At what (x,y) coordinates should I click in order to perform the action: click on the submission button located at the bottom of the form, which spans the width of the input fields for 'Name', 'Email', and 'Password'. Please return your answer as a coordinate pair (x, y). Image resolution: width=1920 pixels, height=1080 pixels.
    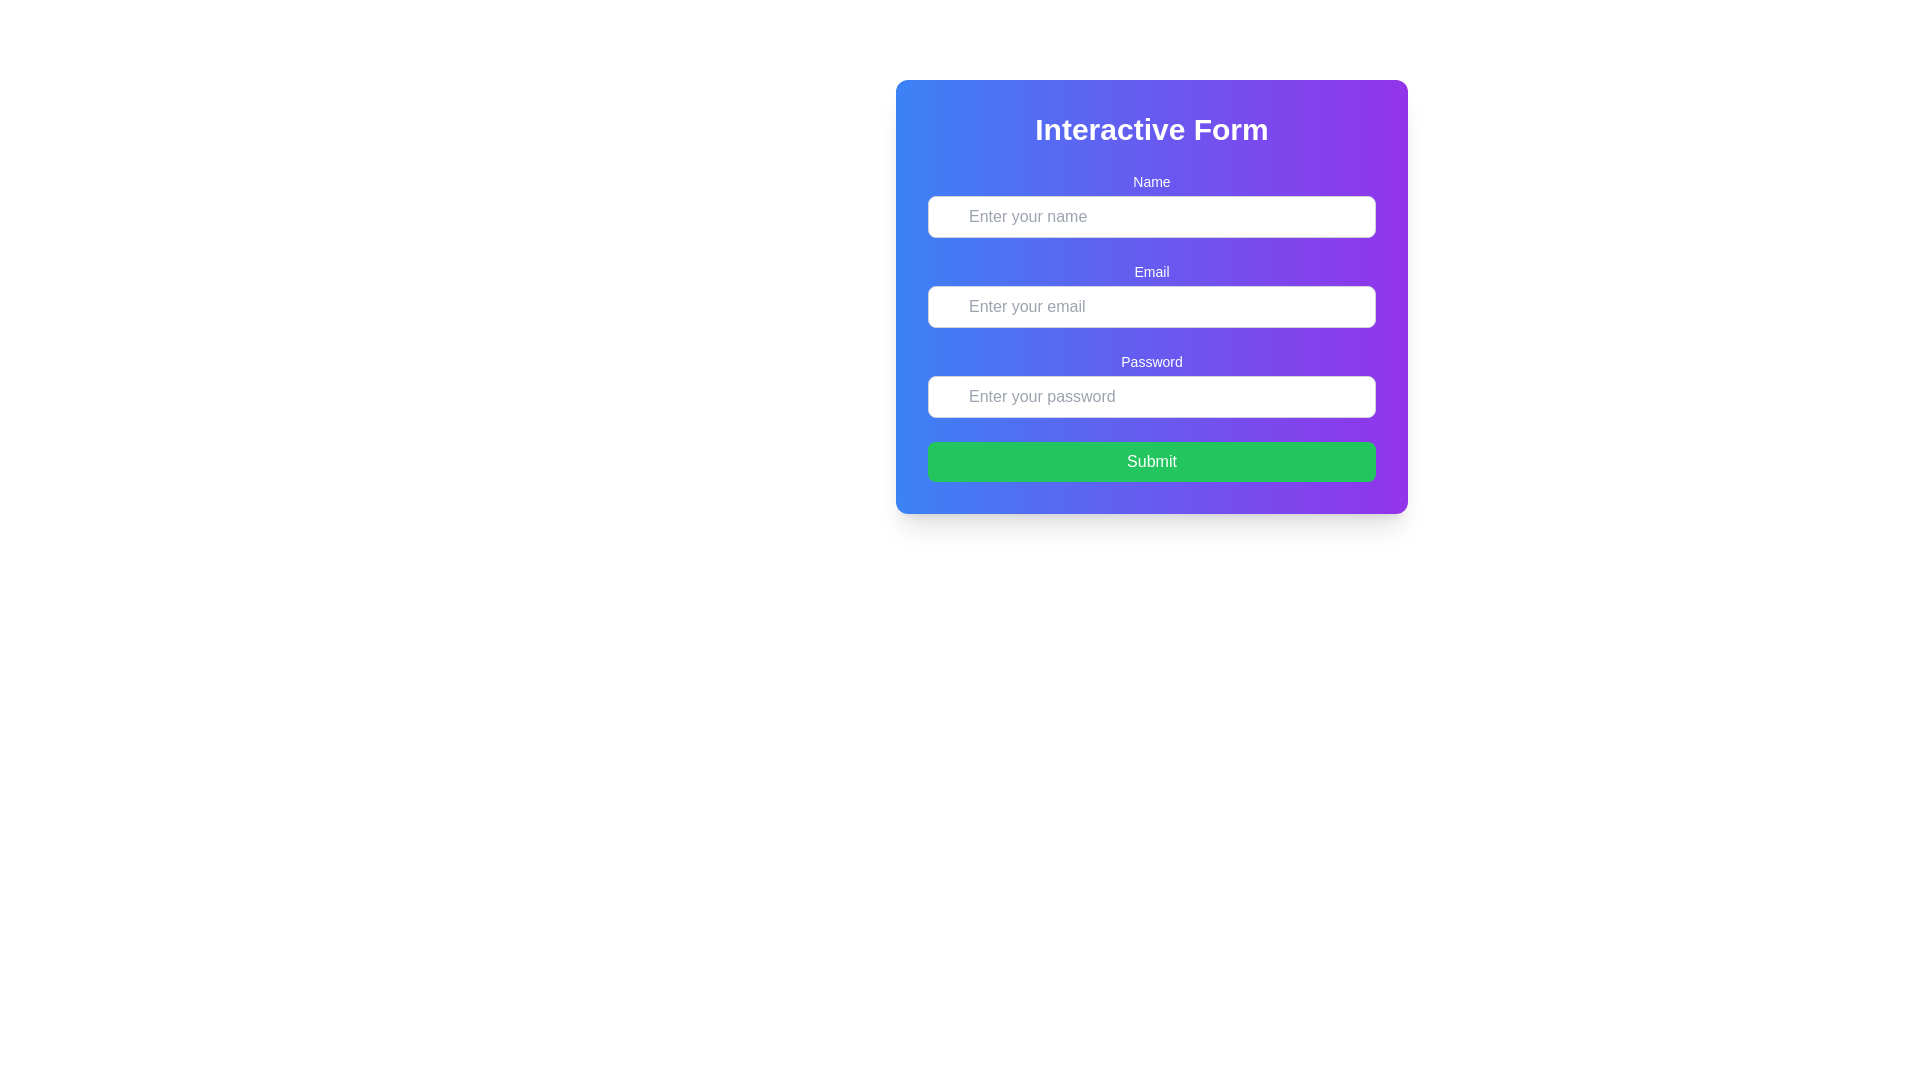
    Looking at the image, I should click on (1152, 462).